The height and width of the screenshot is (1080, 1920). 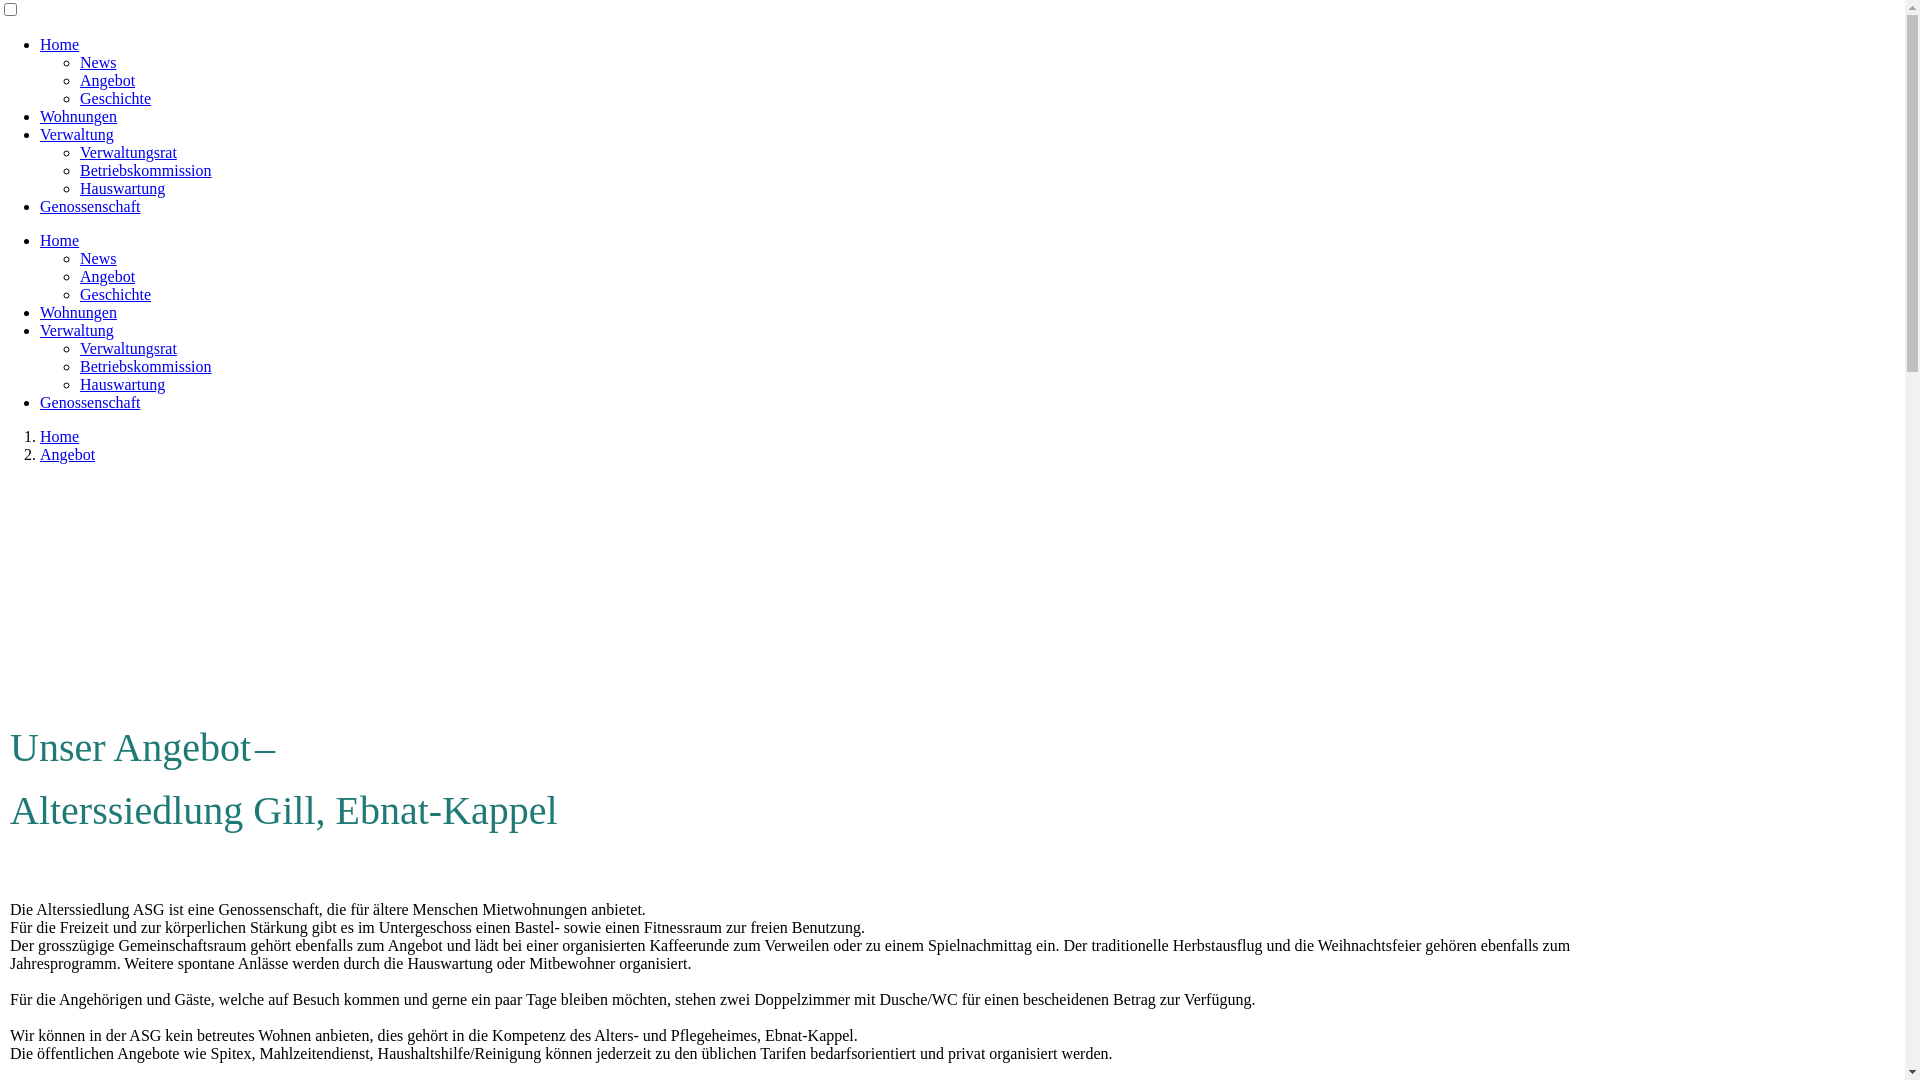 What do you see at coordinates (144, 366) in the screenshot?
I see `'Betriebskommission'` at bounding box center [144, 366].